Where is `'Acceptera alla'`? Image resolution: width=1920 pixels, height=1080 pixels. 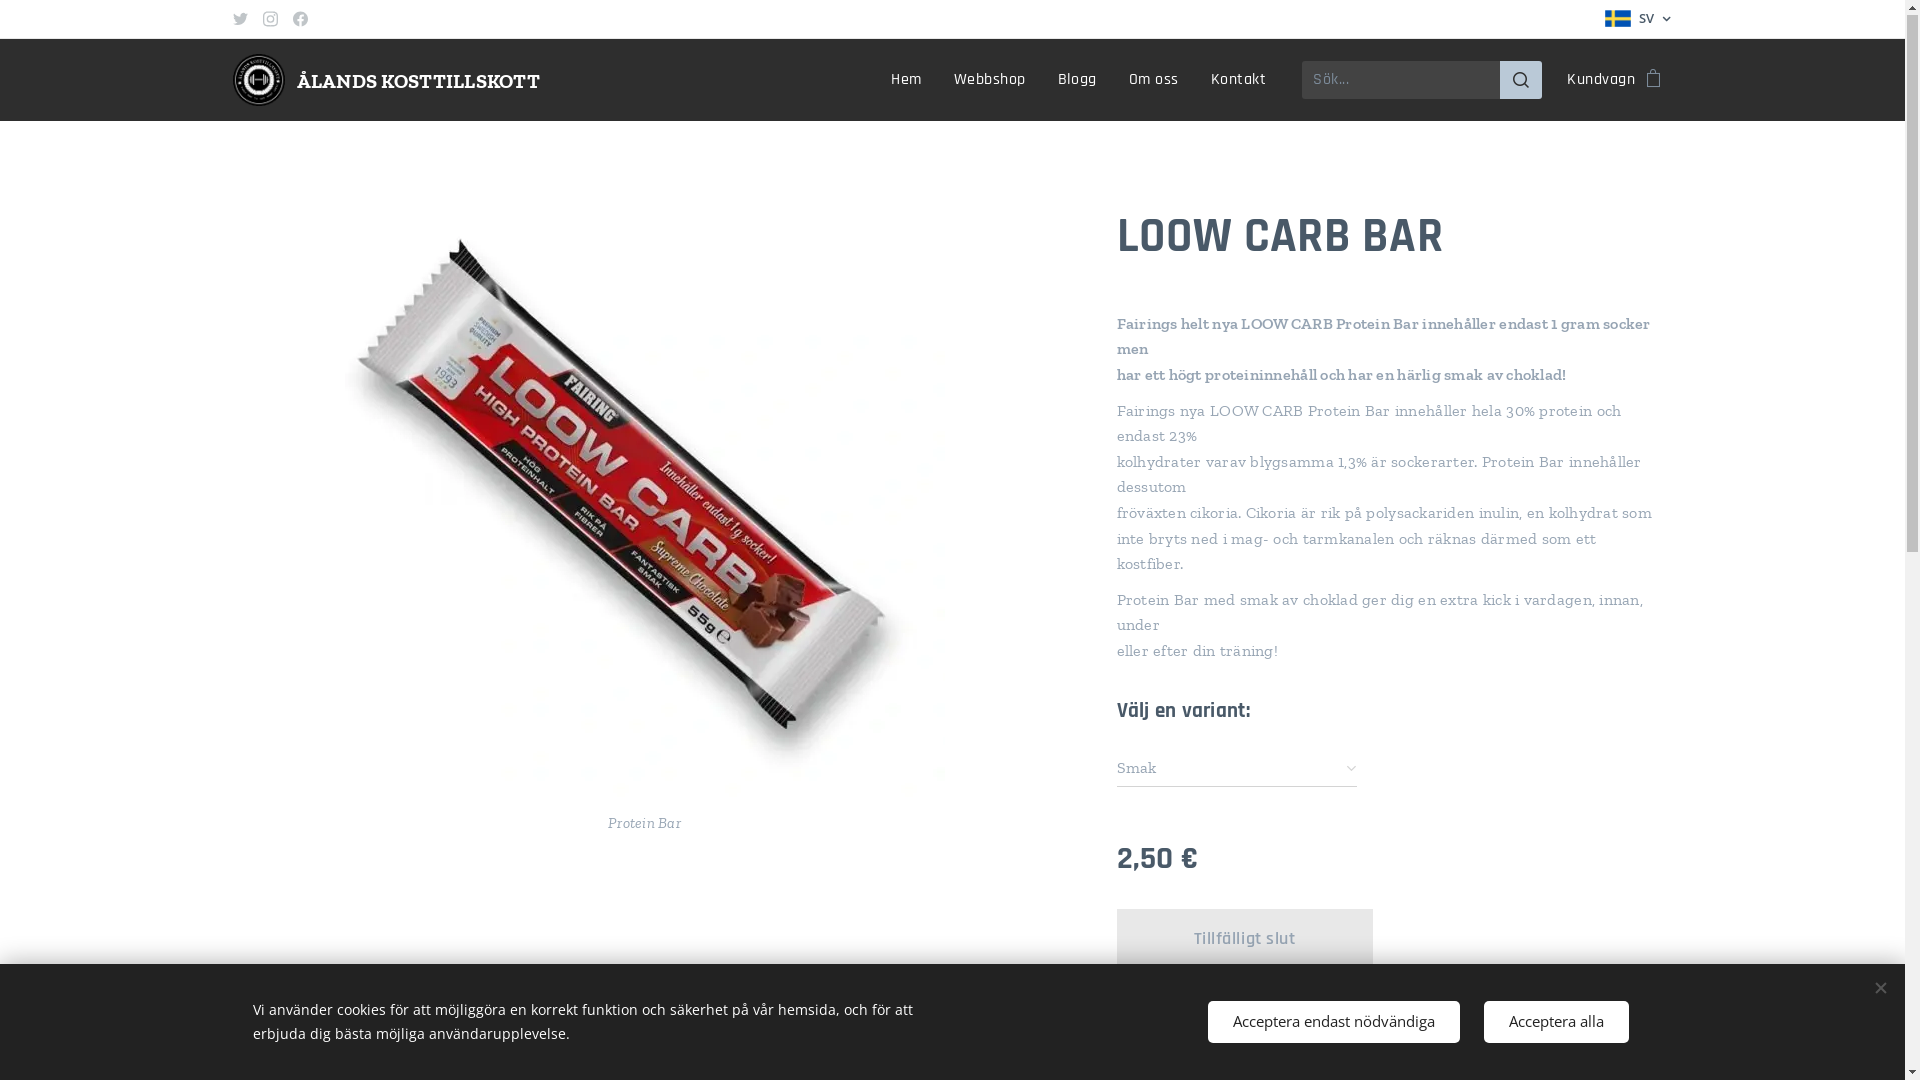
'Acceptera alla' is located at coordinates (1555, 1022).